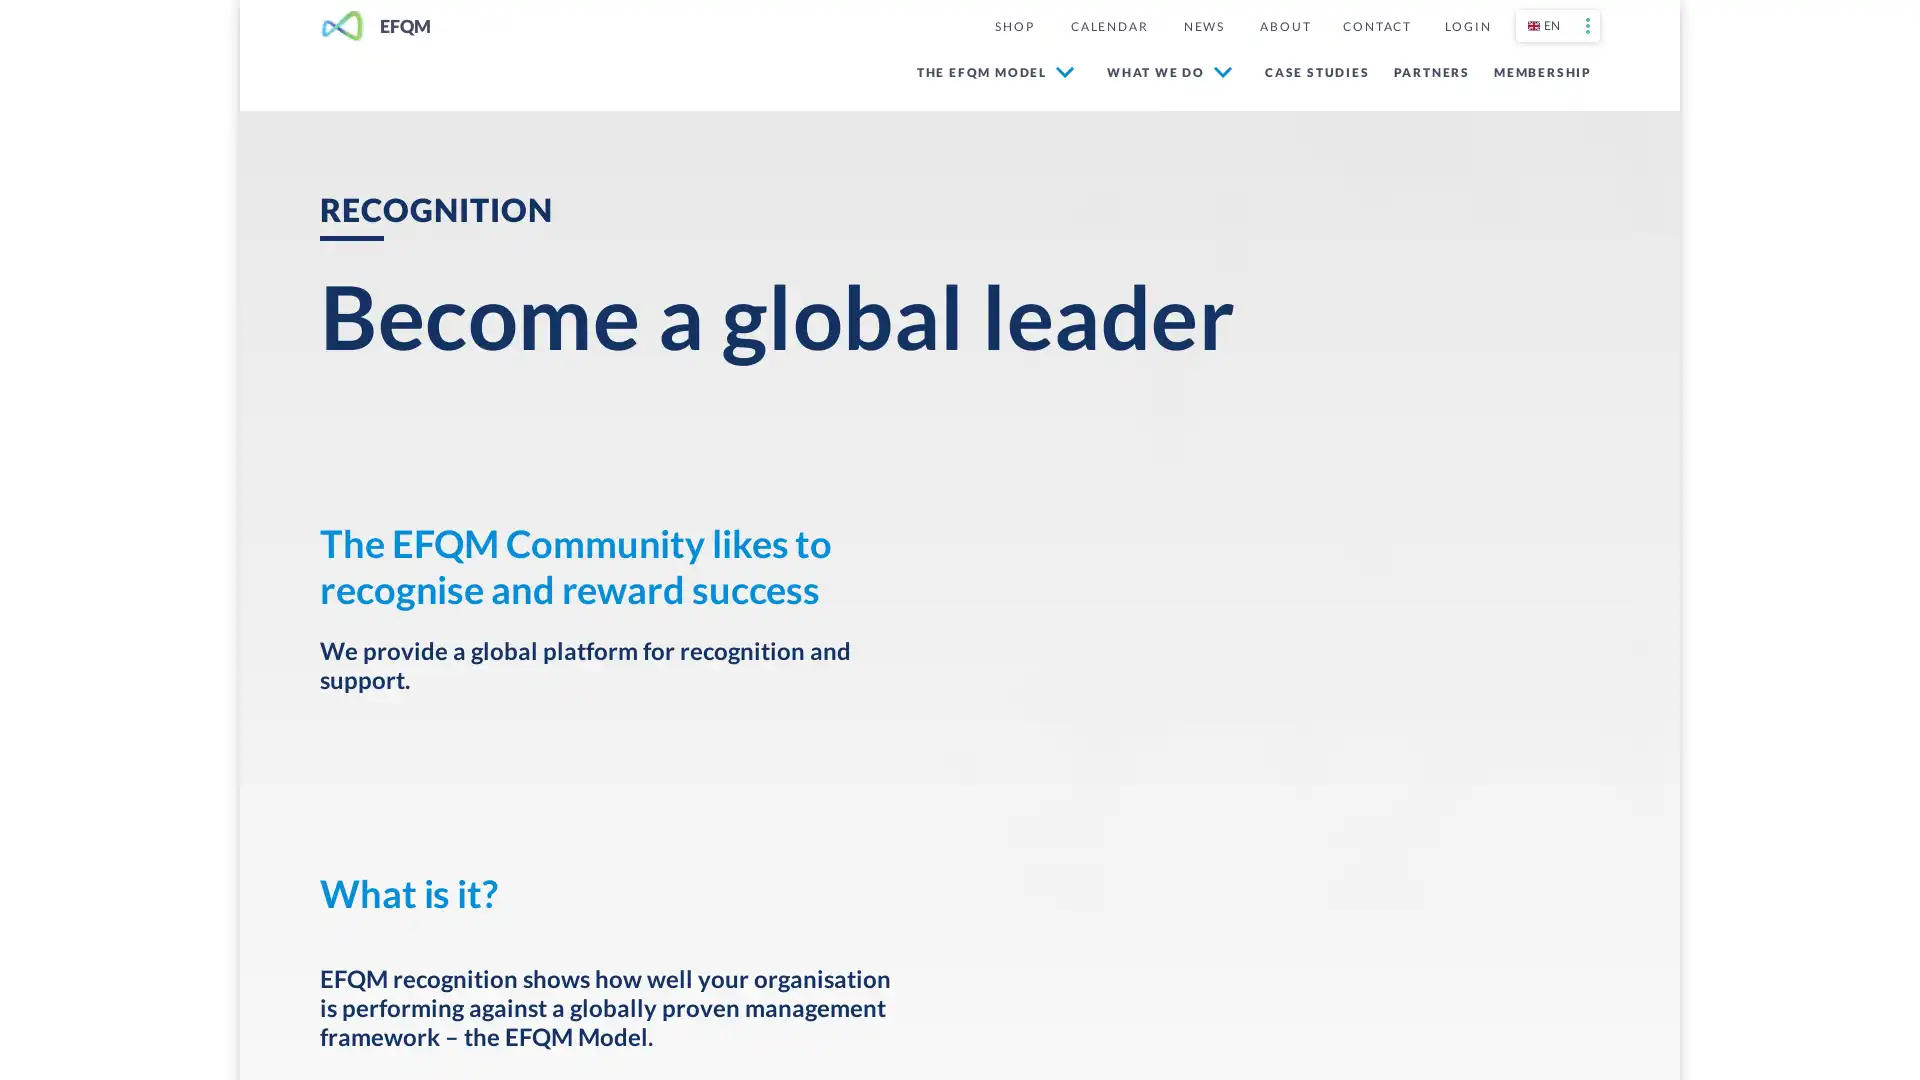 The width and height of the screenshot is (1920, 1080). What do you see at coordinates (1426, 70) in the screenshot?
I see `PARTNERS` at bounding box center [1426, 70].